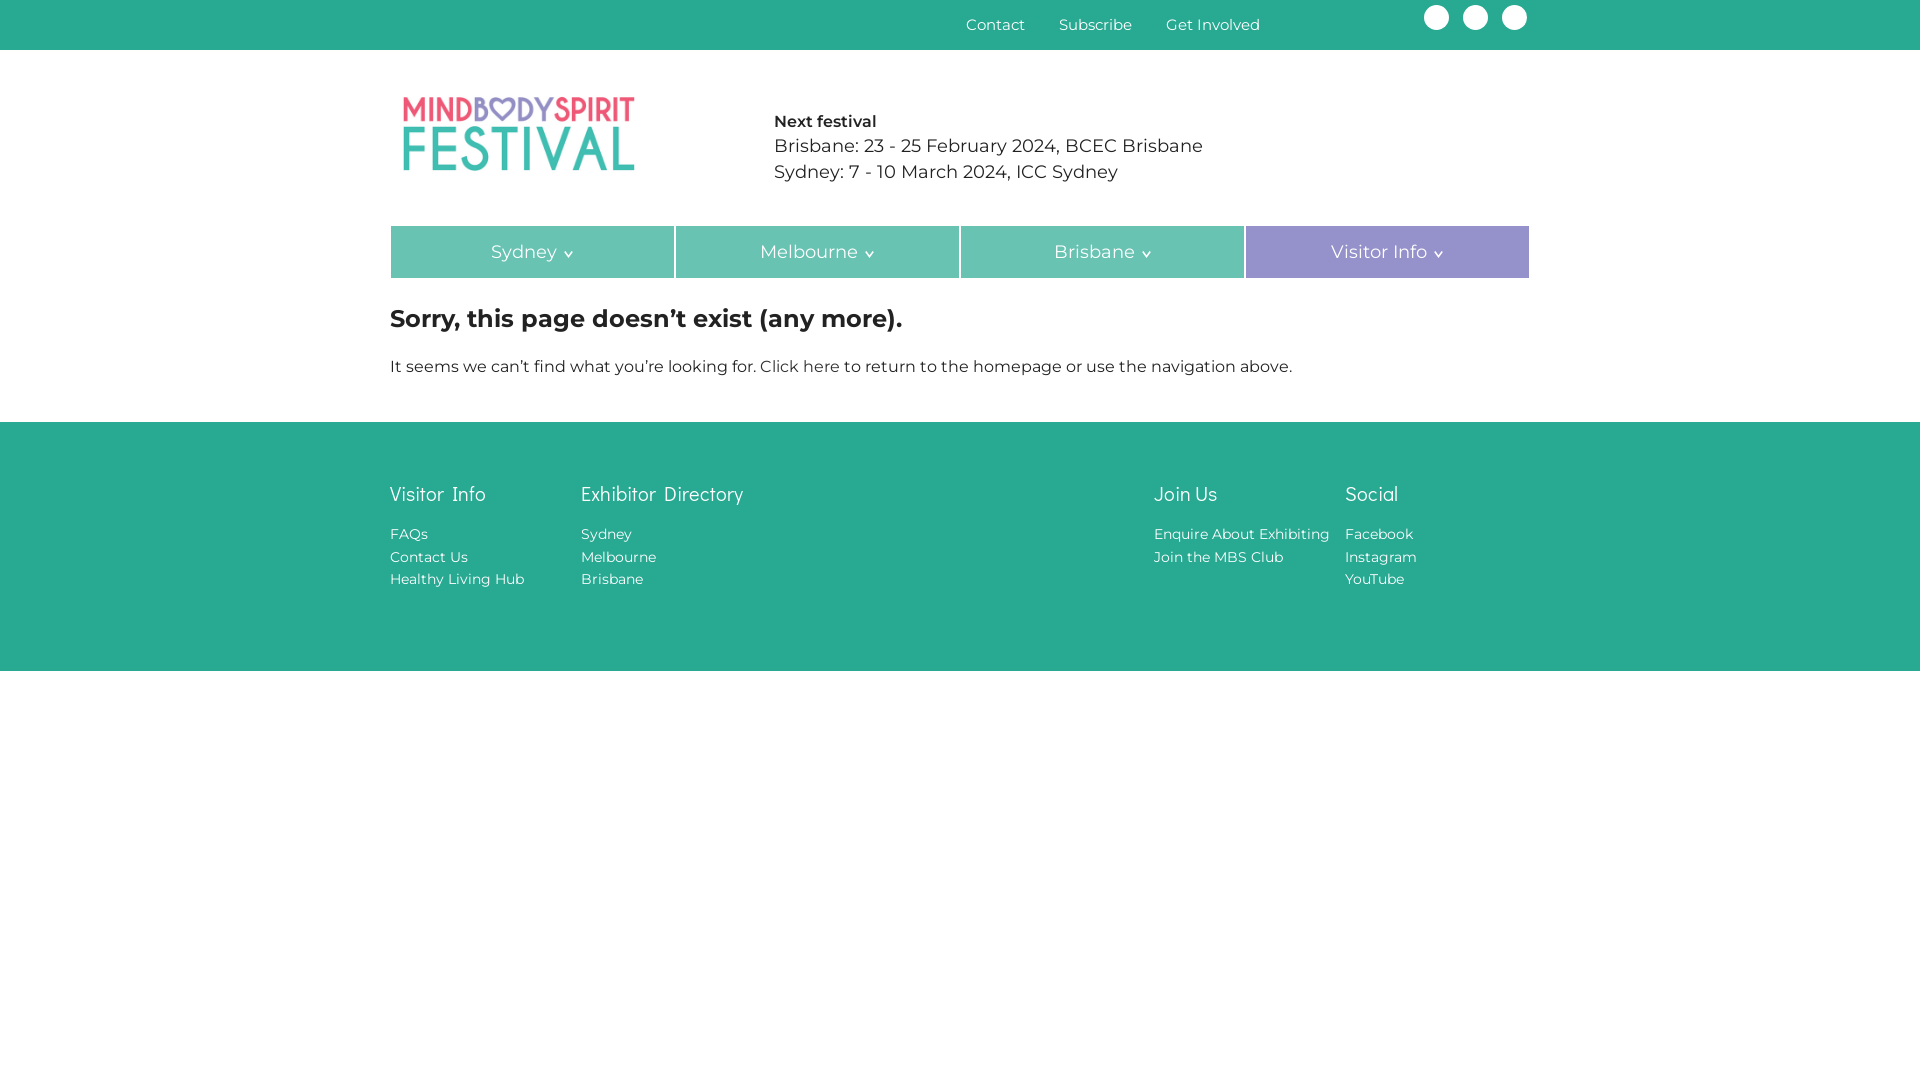 The width and height of the screenshot is (1920, 1080). What do you see at coordinates (995, 24) in the screenshot?
I see `'Contact'` at bounding box center [995, 24].